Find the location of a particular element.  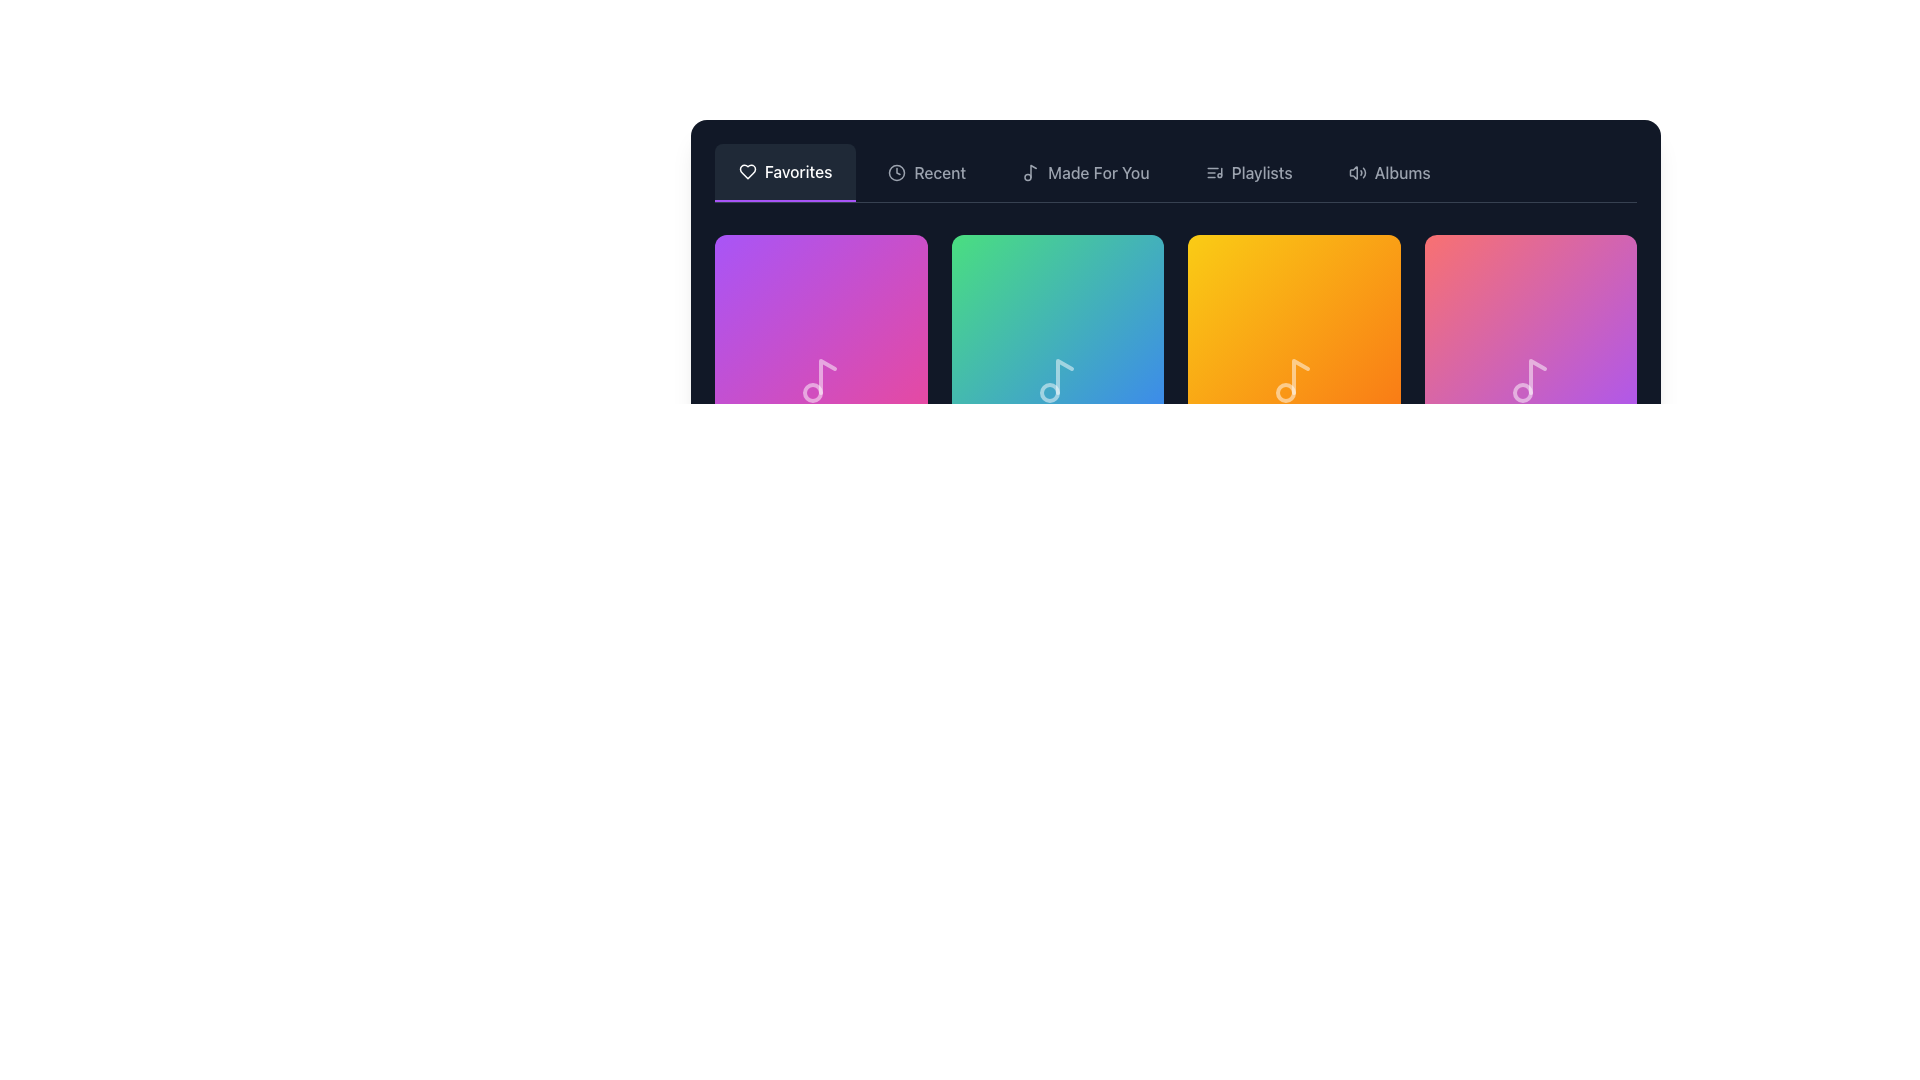

the 'Made For You' text label located in the navigation bar is located at coordinates (1097, 172).